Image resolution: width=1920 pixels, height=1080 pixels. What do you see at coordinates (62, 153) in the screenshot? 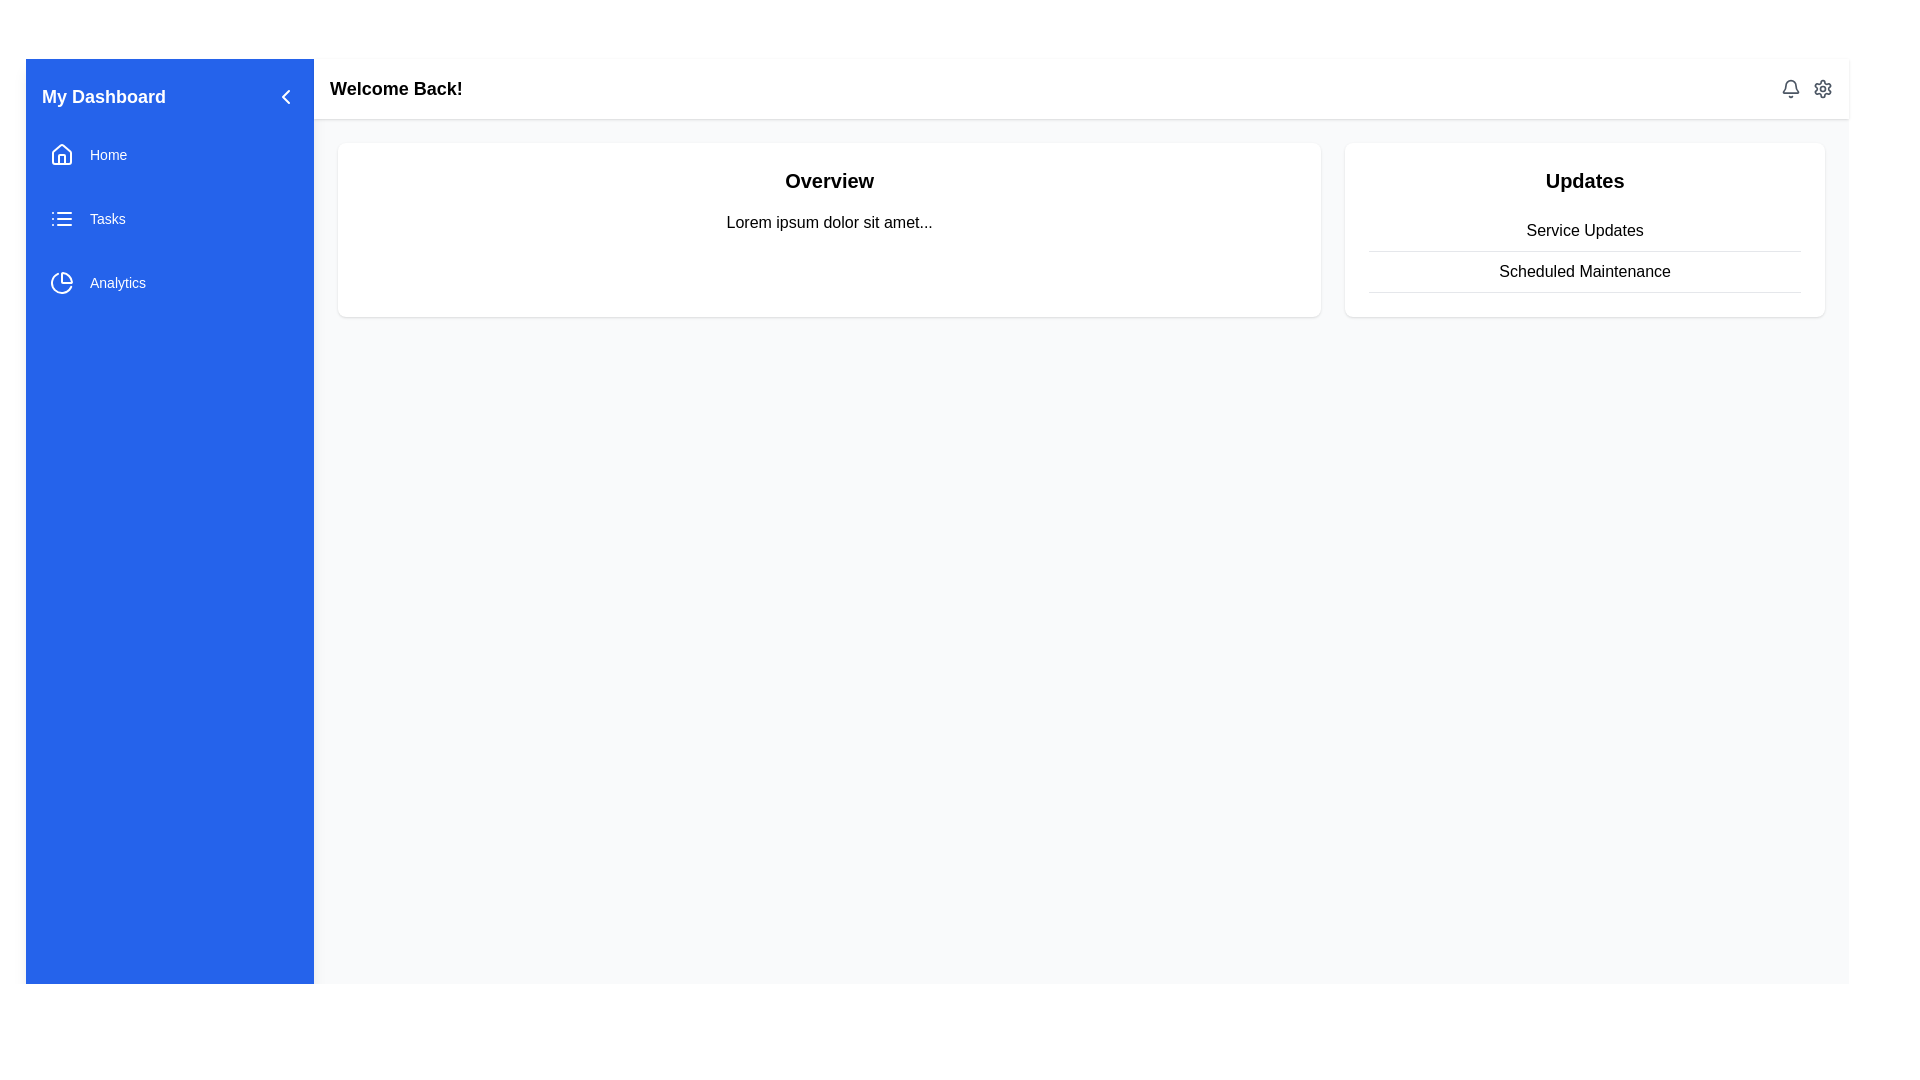
I see `the 'Home' icon in the left-hand navigation menu, located above the 'Tasks' and 'Analytics' entries` at bounding box center [62, 153].